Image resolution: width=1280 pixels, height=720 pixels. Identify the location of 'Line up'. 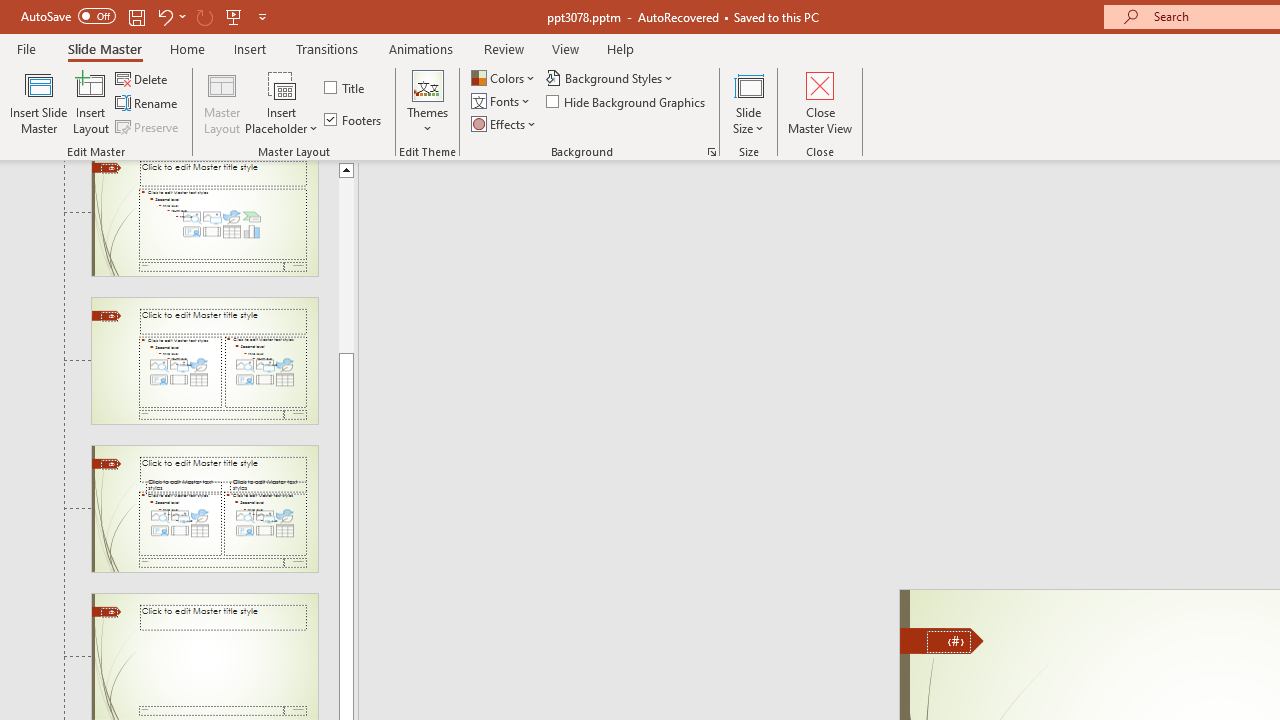
(346, 168).